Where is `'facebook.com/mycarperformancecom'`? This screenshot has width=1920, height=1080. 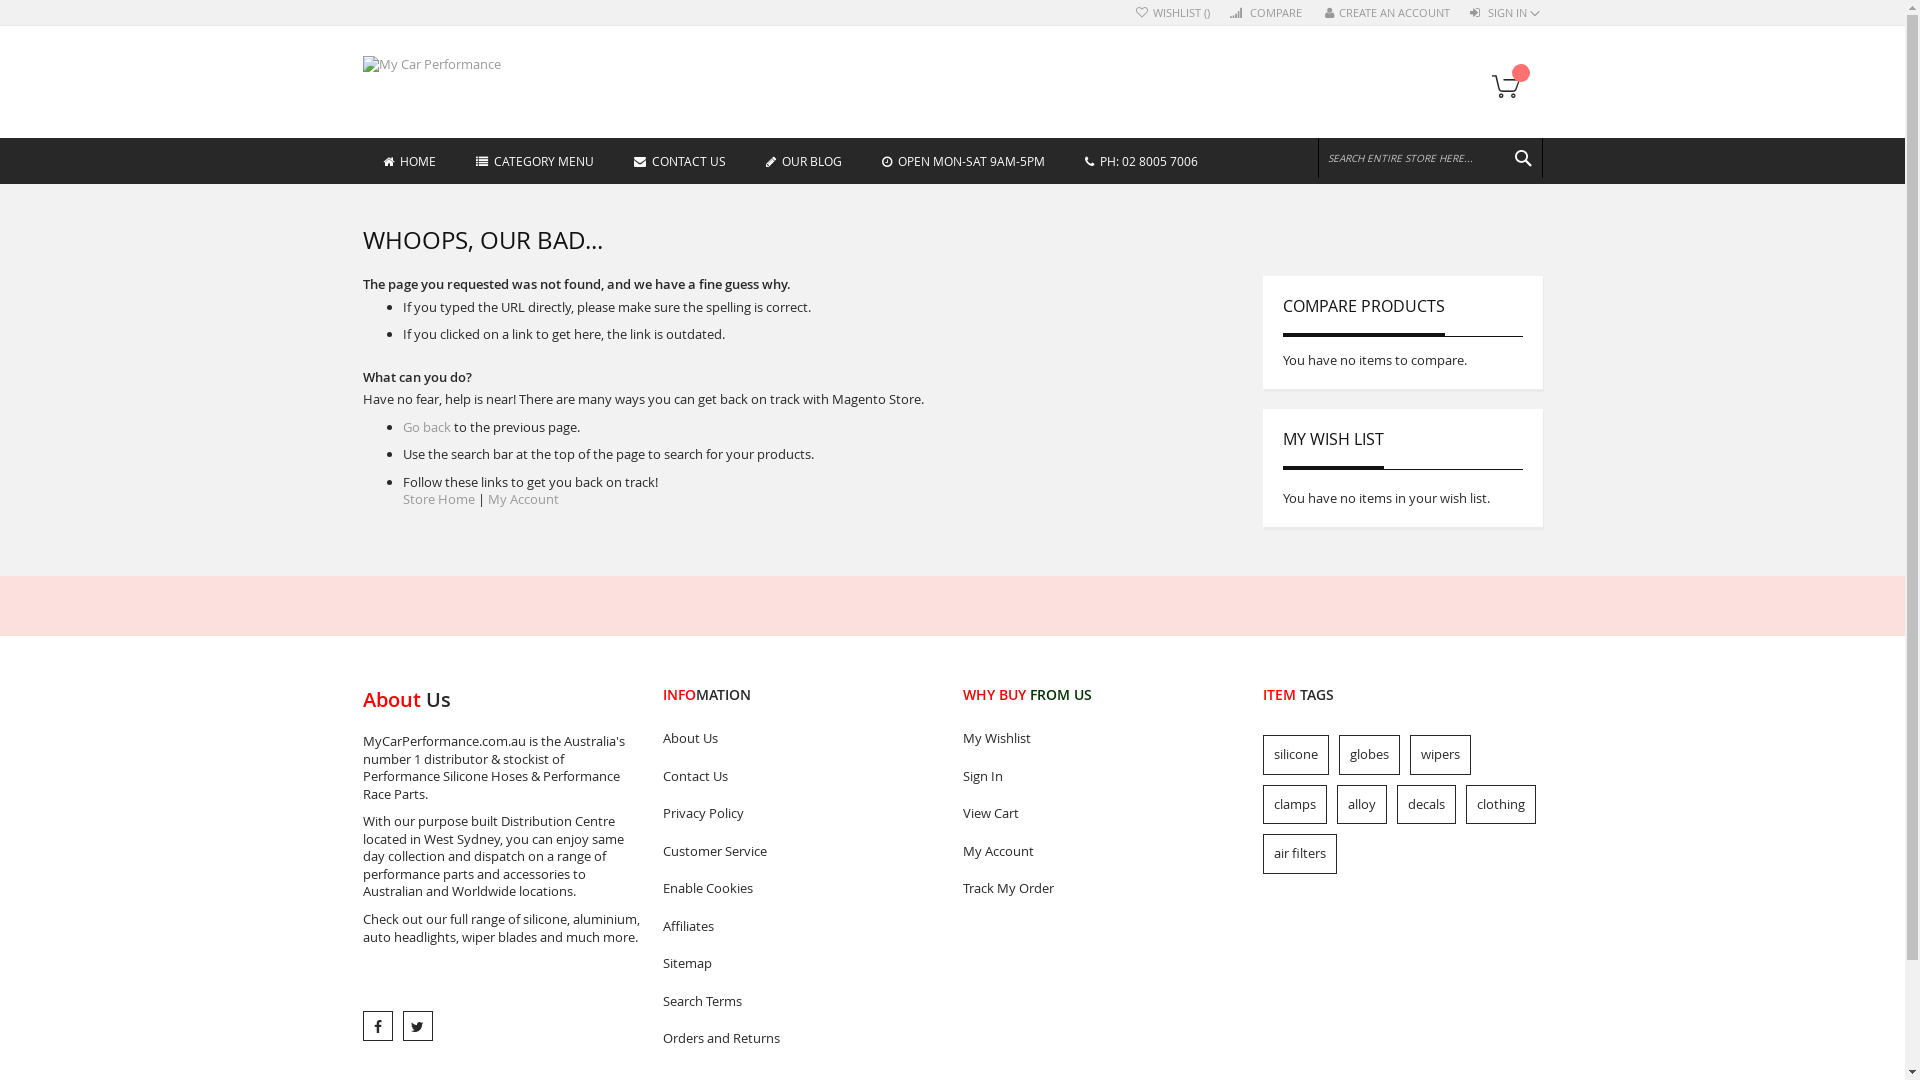
'facebook.com/mycarperformancecom' is located at coordinates (377, 1026).